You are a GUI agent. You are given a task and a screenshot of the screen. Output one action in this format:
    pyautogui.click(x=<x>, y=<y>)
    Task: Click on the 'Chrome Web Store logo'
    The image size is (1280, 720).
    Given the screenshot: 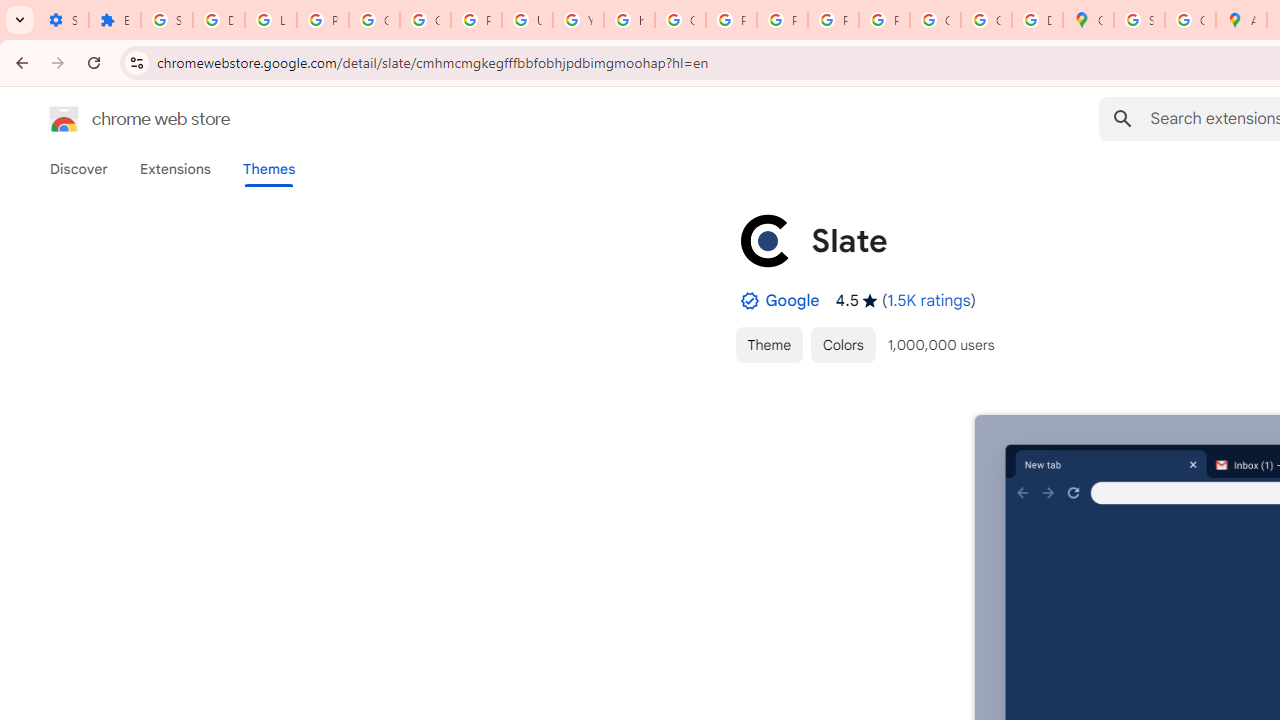 What is the action you would take?
    pyautogui.click(x=64, y=119)
    